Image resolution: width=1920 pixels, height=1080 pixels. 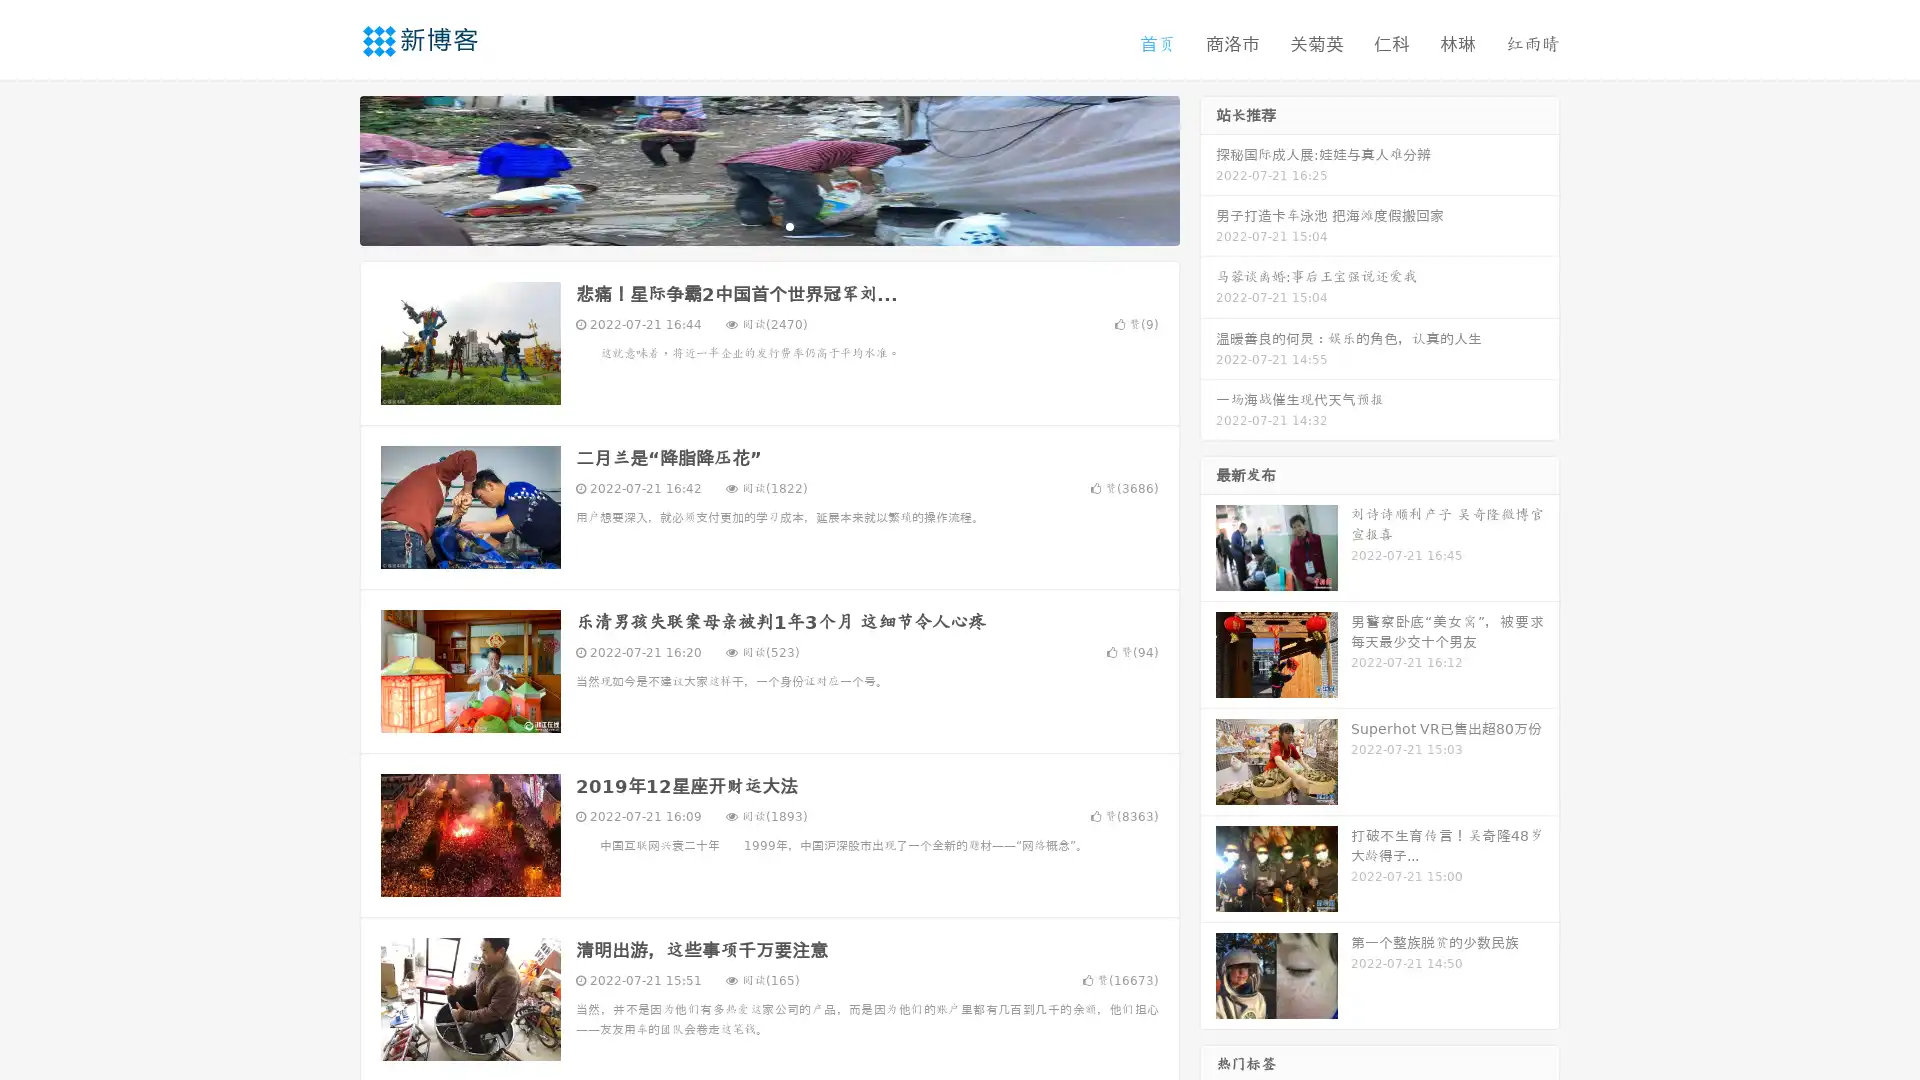 What do you see at coordinates (330, 168) in the screenshot?
I see `Previous slide` at bounding box center [330, 168].